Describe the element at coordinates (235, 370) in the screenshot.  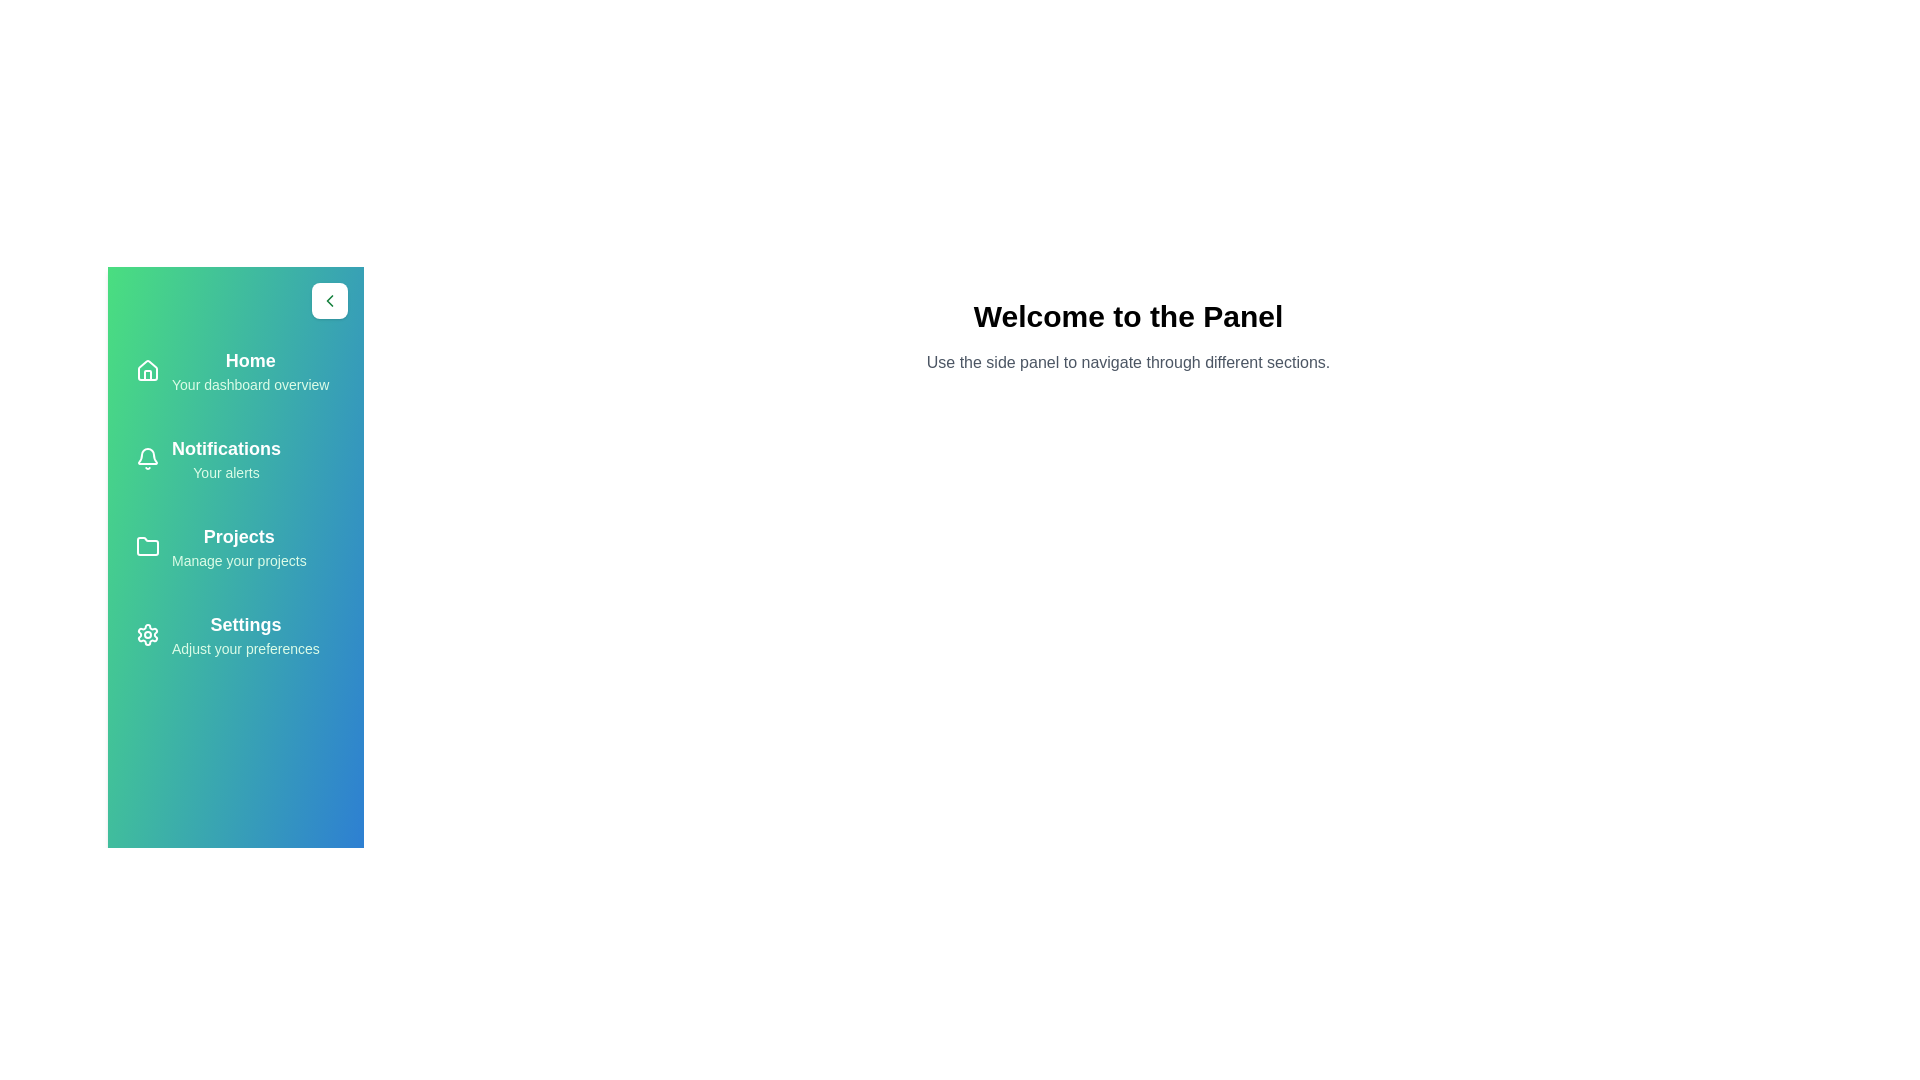
I see `the tab Home from the side panel` at that location.